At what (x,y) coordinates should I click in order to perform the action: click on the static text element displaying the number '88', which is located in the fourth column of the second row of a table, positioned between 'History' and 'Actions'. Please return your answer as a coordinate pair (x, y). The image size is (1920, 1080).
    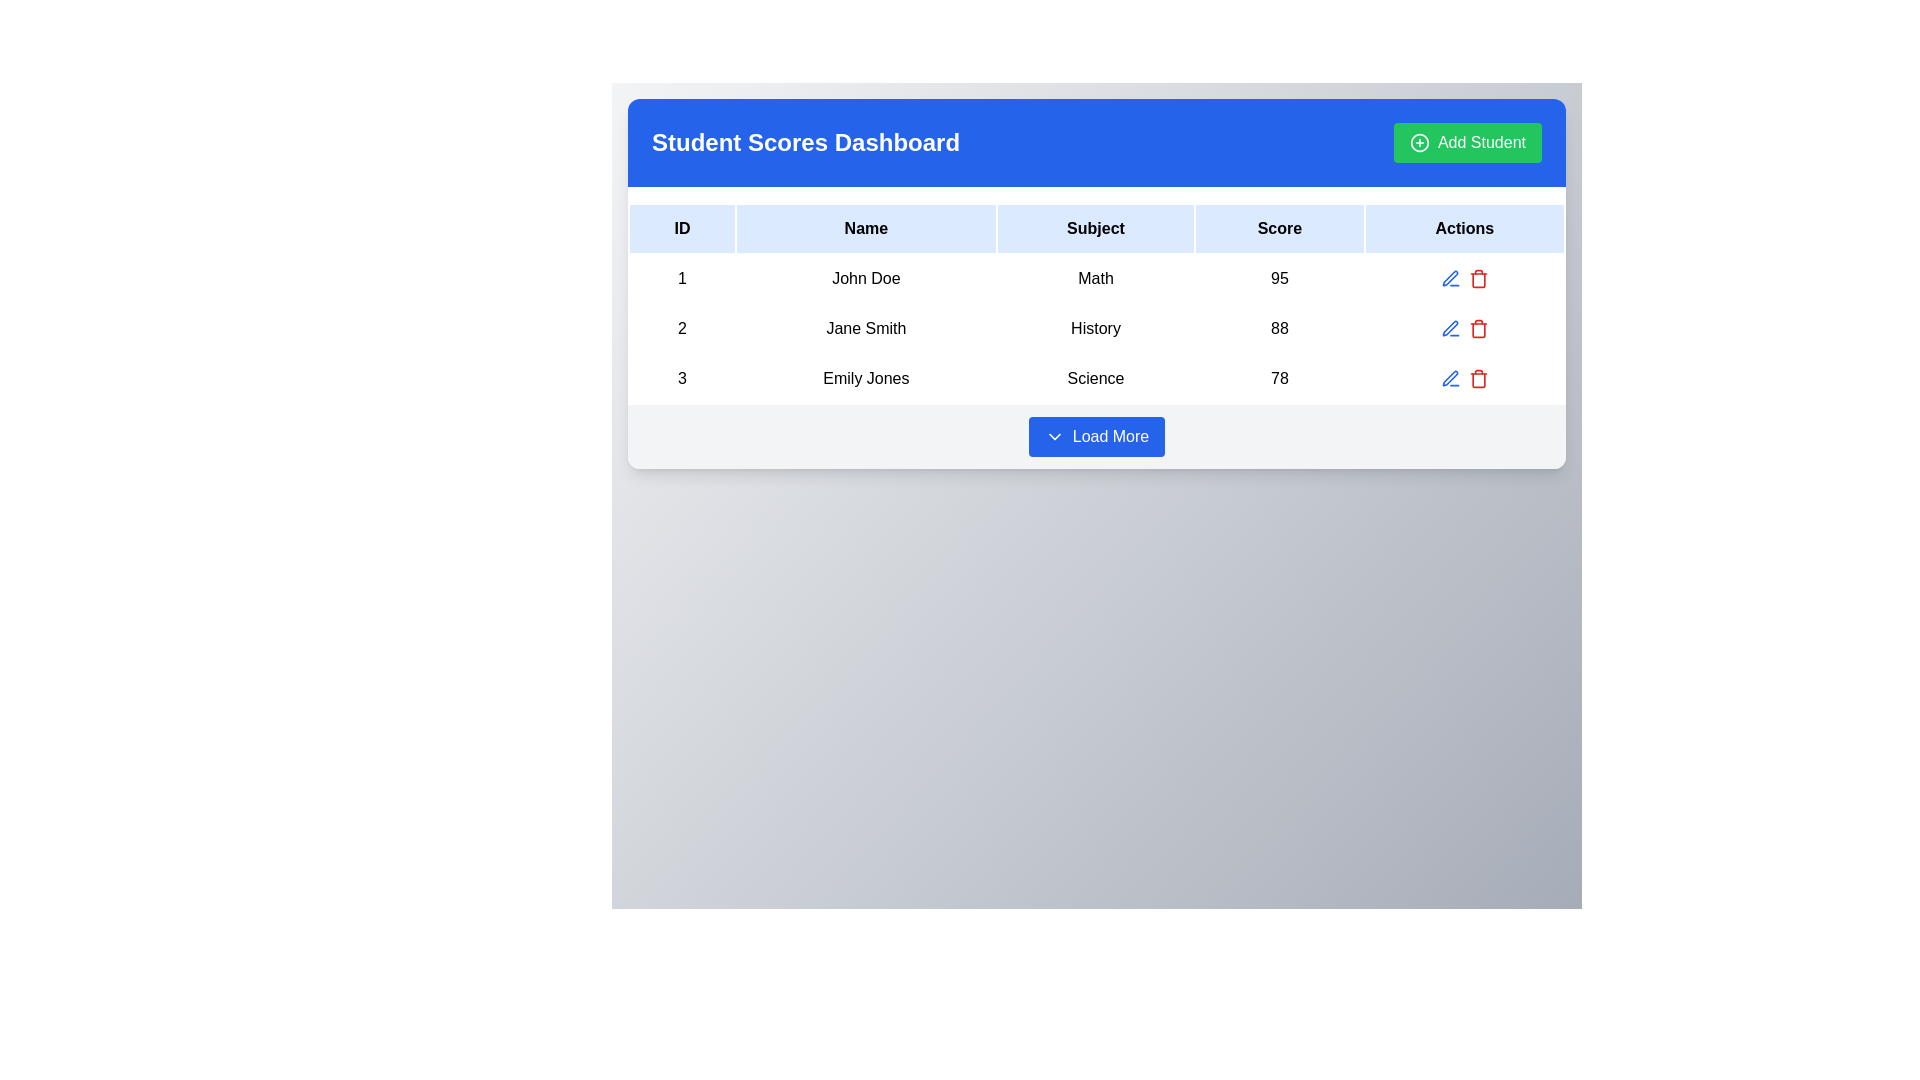
    Looking at the image, I should click on (1278, 327).